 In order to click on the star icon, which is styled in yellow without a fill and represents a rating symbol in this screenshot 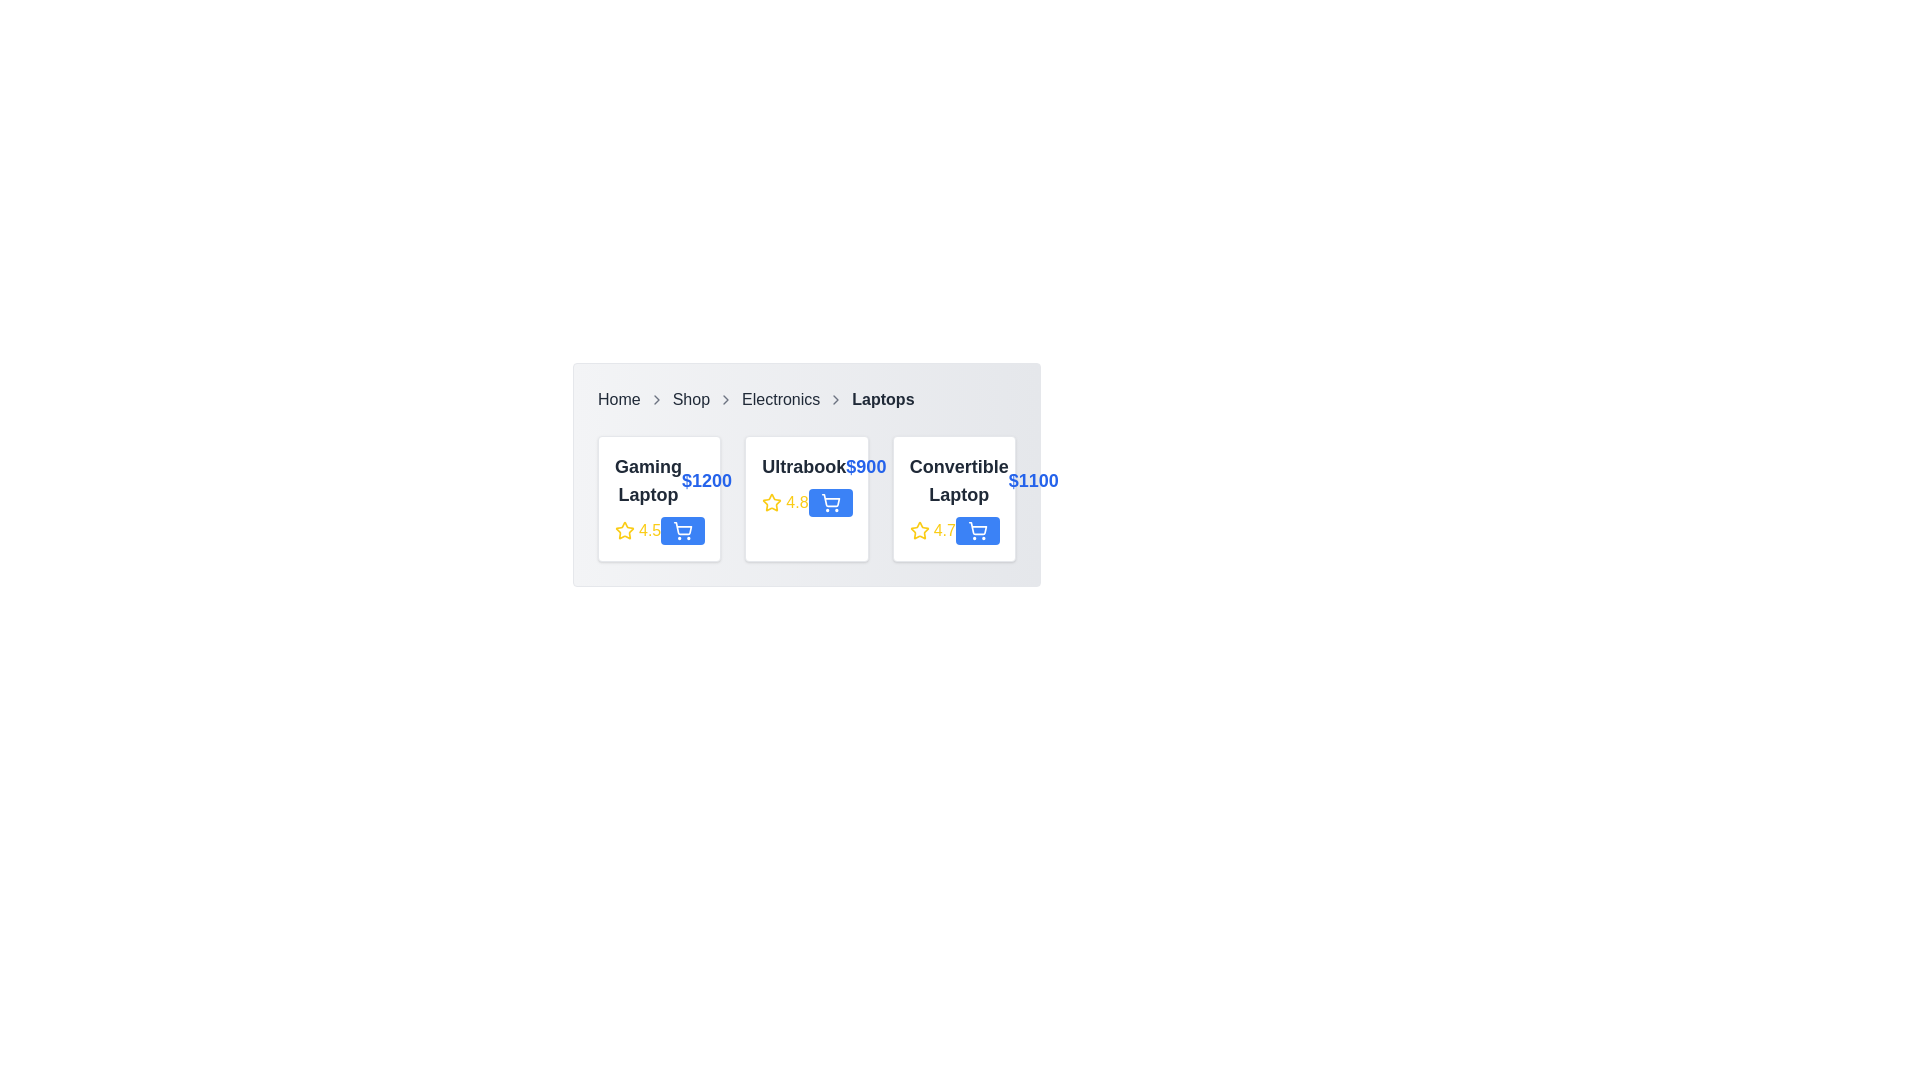, I will do `click(623, 530)`.